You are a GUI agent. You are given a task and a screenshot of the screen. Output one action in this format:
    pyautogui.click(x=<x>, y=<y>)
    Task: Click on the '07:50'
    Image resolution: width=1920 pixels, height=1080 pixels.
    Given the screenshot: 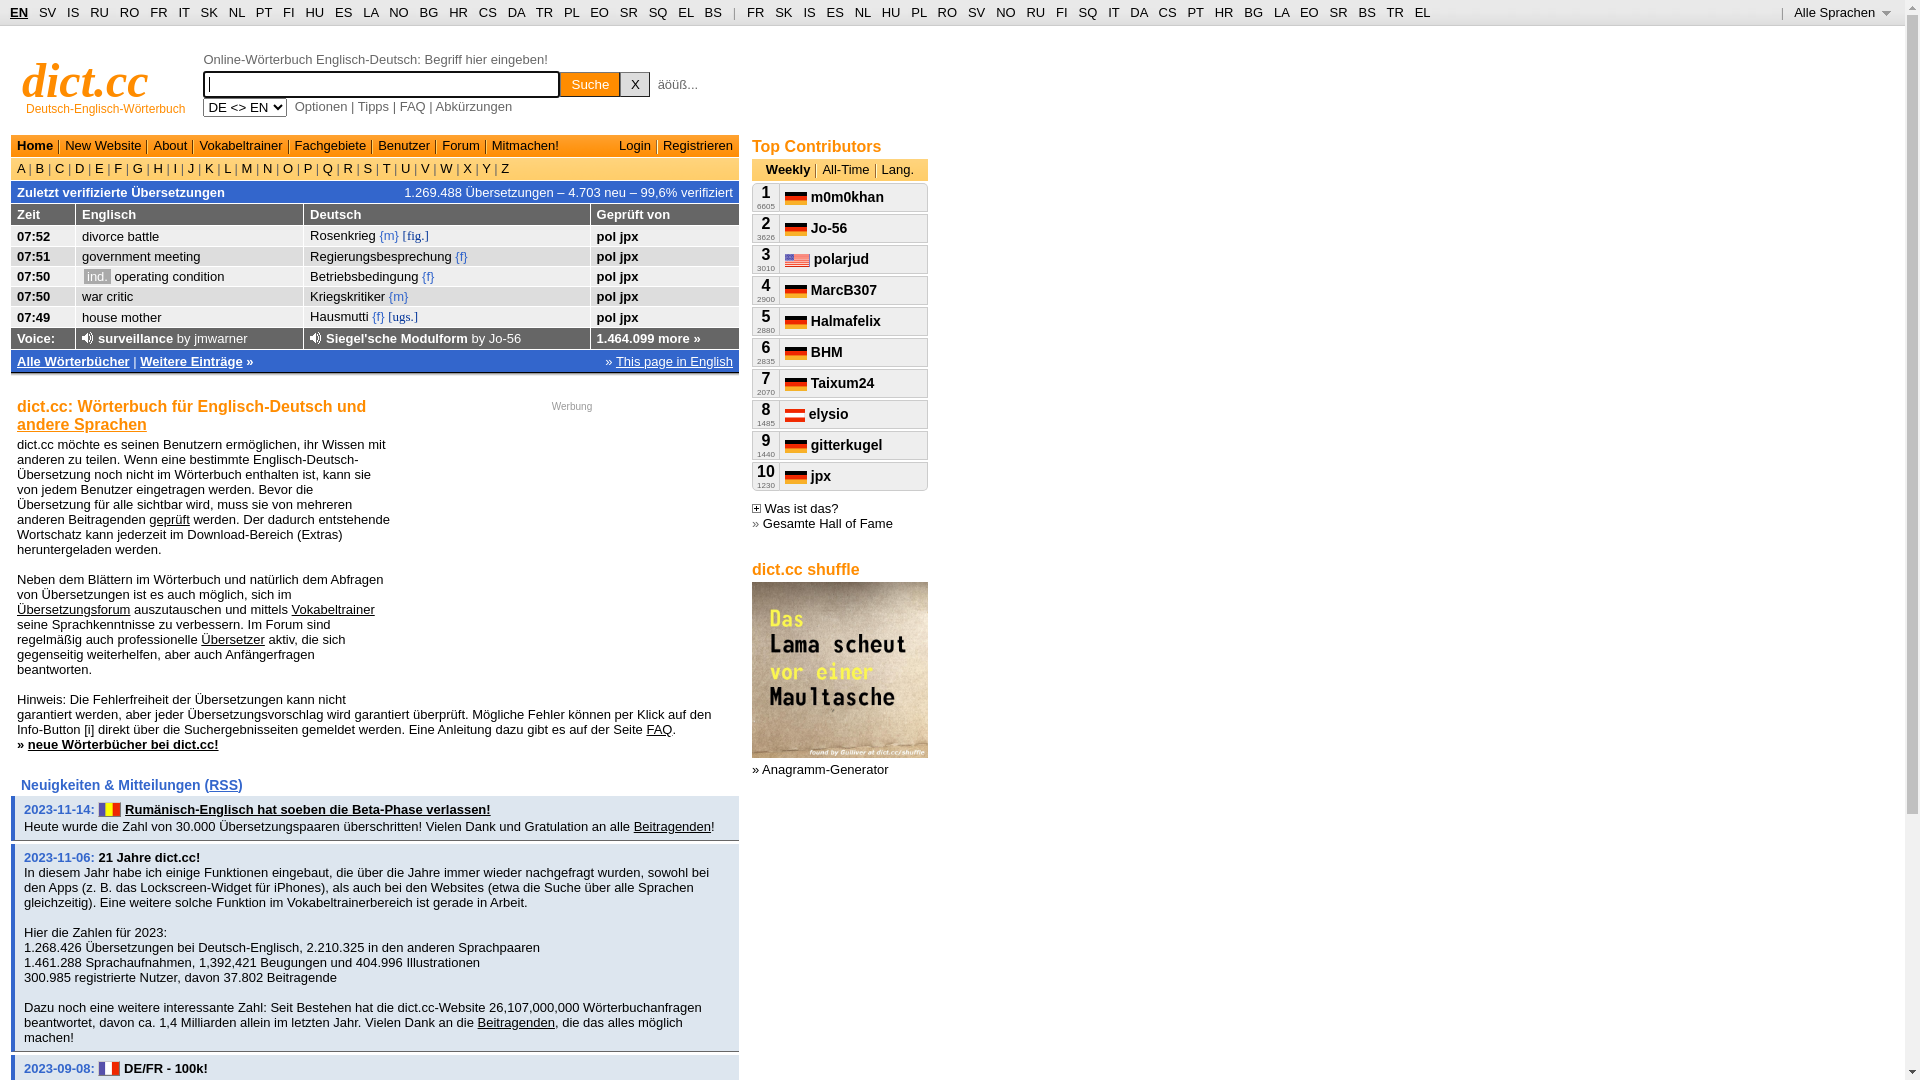 What is the action you would take?
    pyautogui.click(x=33, y=276)
    